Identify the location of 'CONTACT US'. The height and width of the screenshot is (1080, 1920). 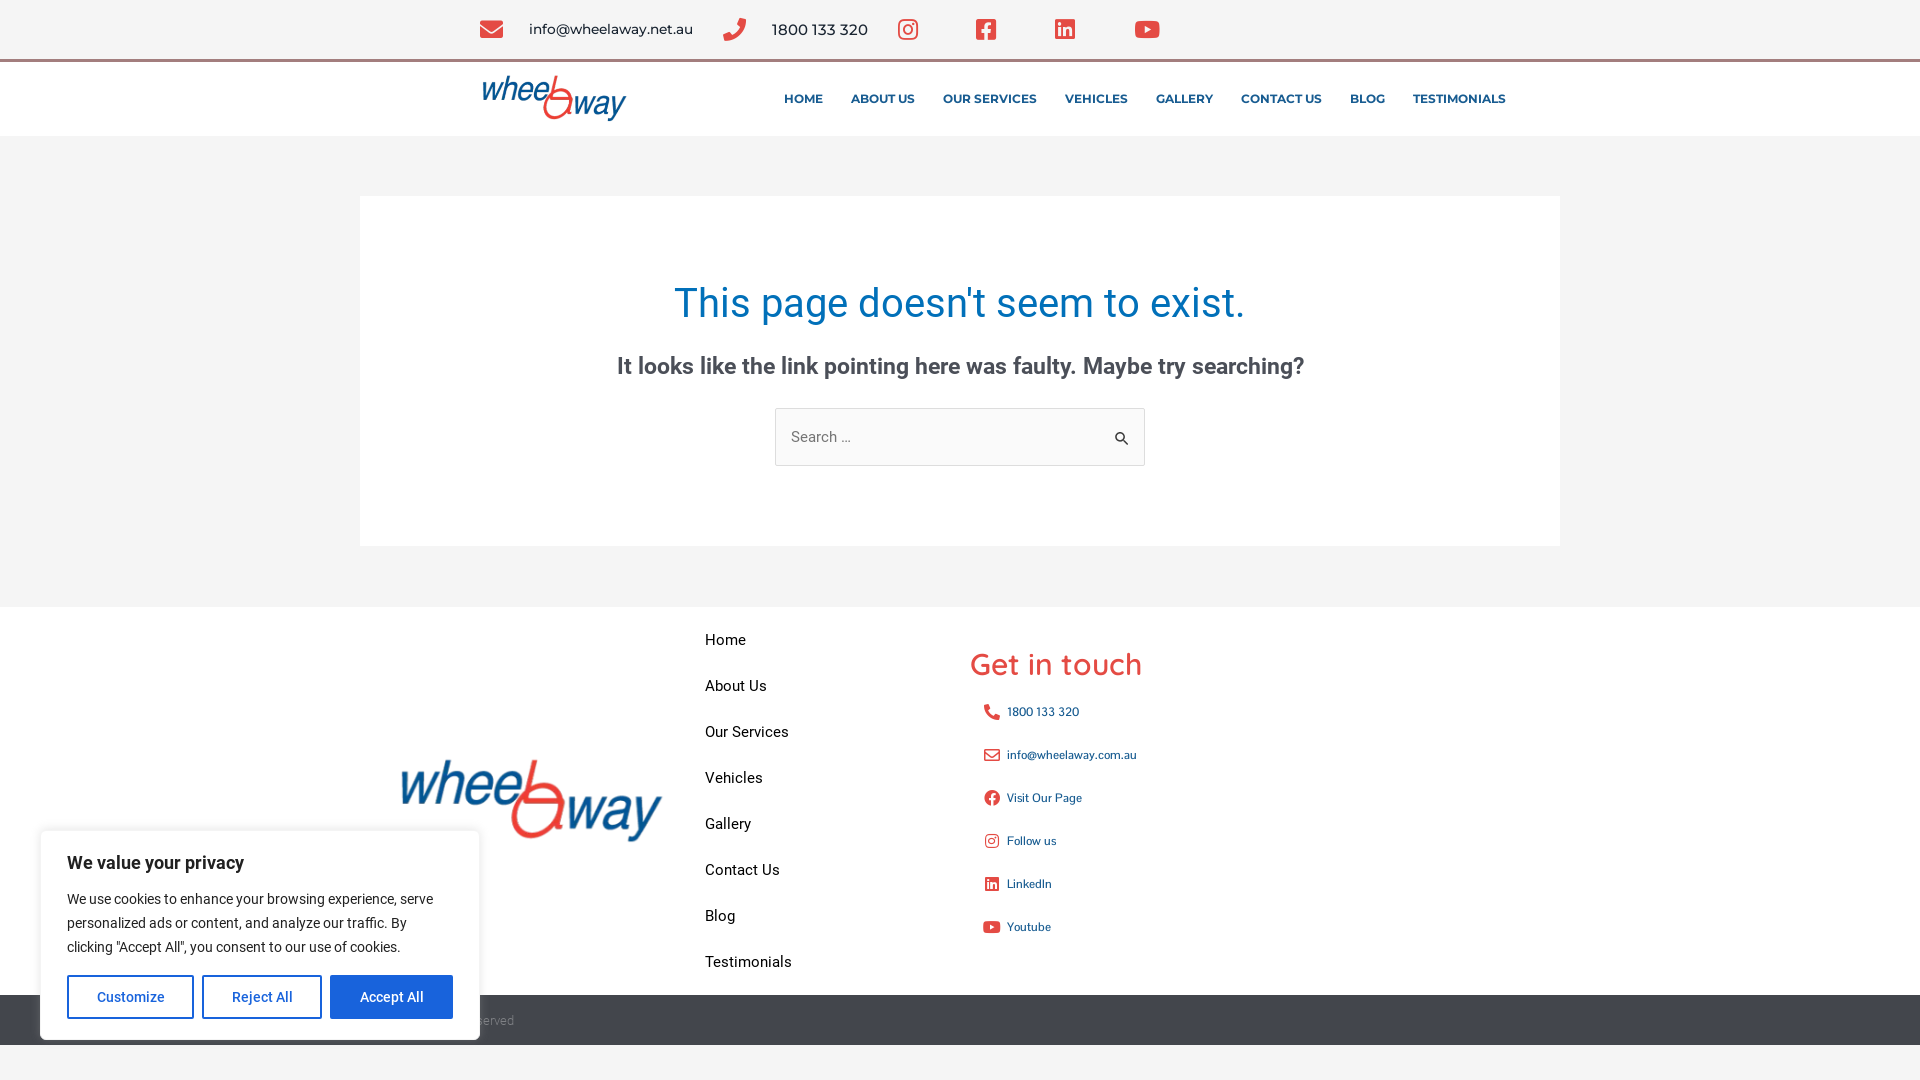
(1281, 99).